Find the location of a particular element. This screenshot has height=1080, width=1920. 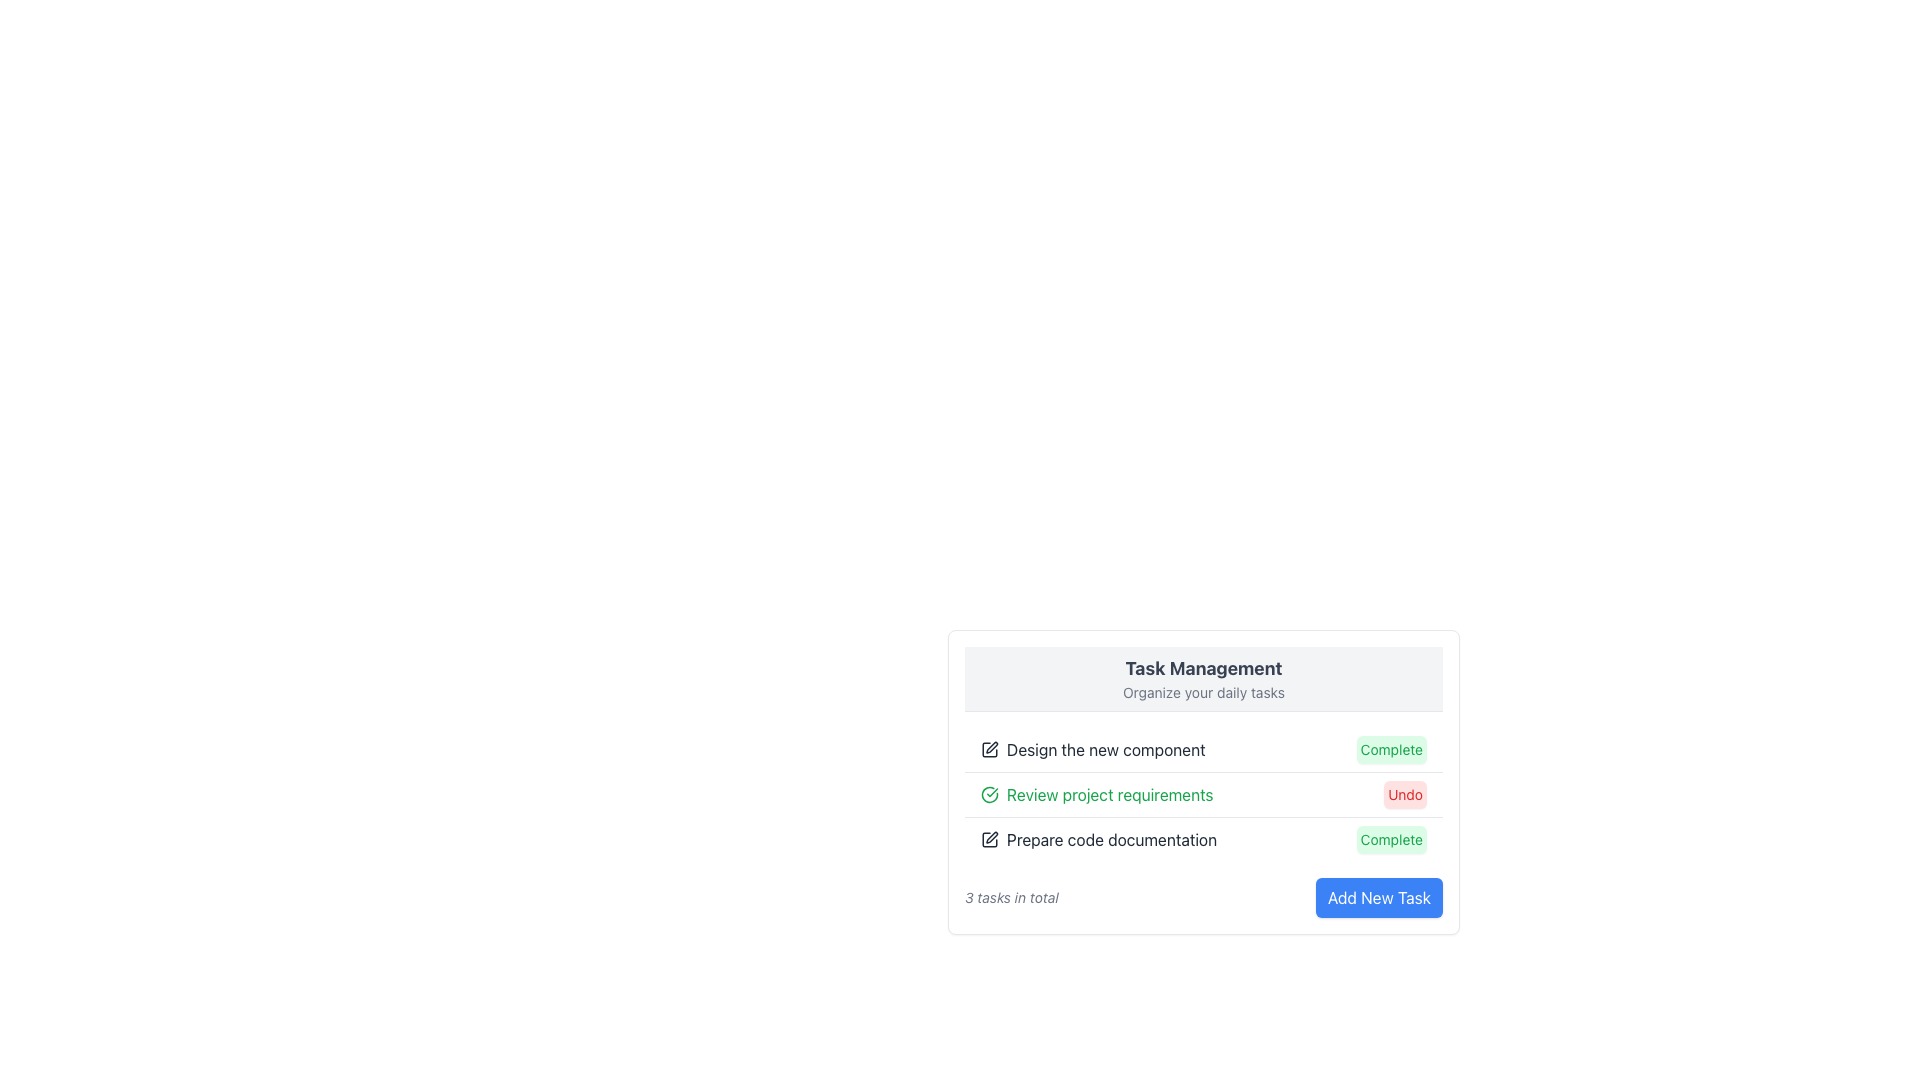

the green-colored static text label reading 'Review project requirements' located in the second row of the task list in the 'Task Management' box is located at coordinates (1109, 793).